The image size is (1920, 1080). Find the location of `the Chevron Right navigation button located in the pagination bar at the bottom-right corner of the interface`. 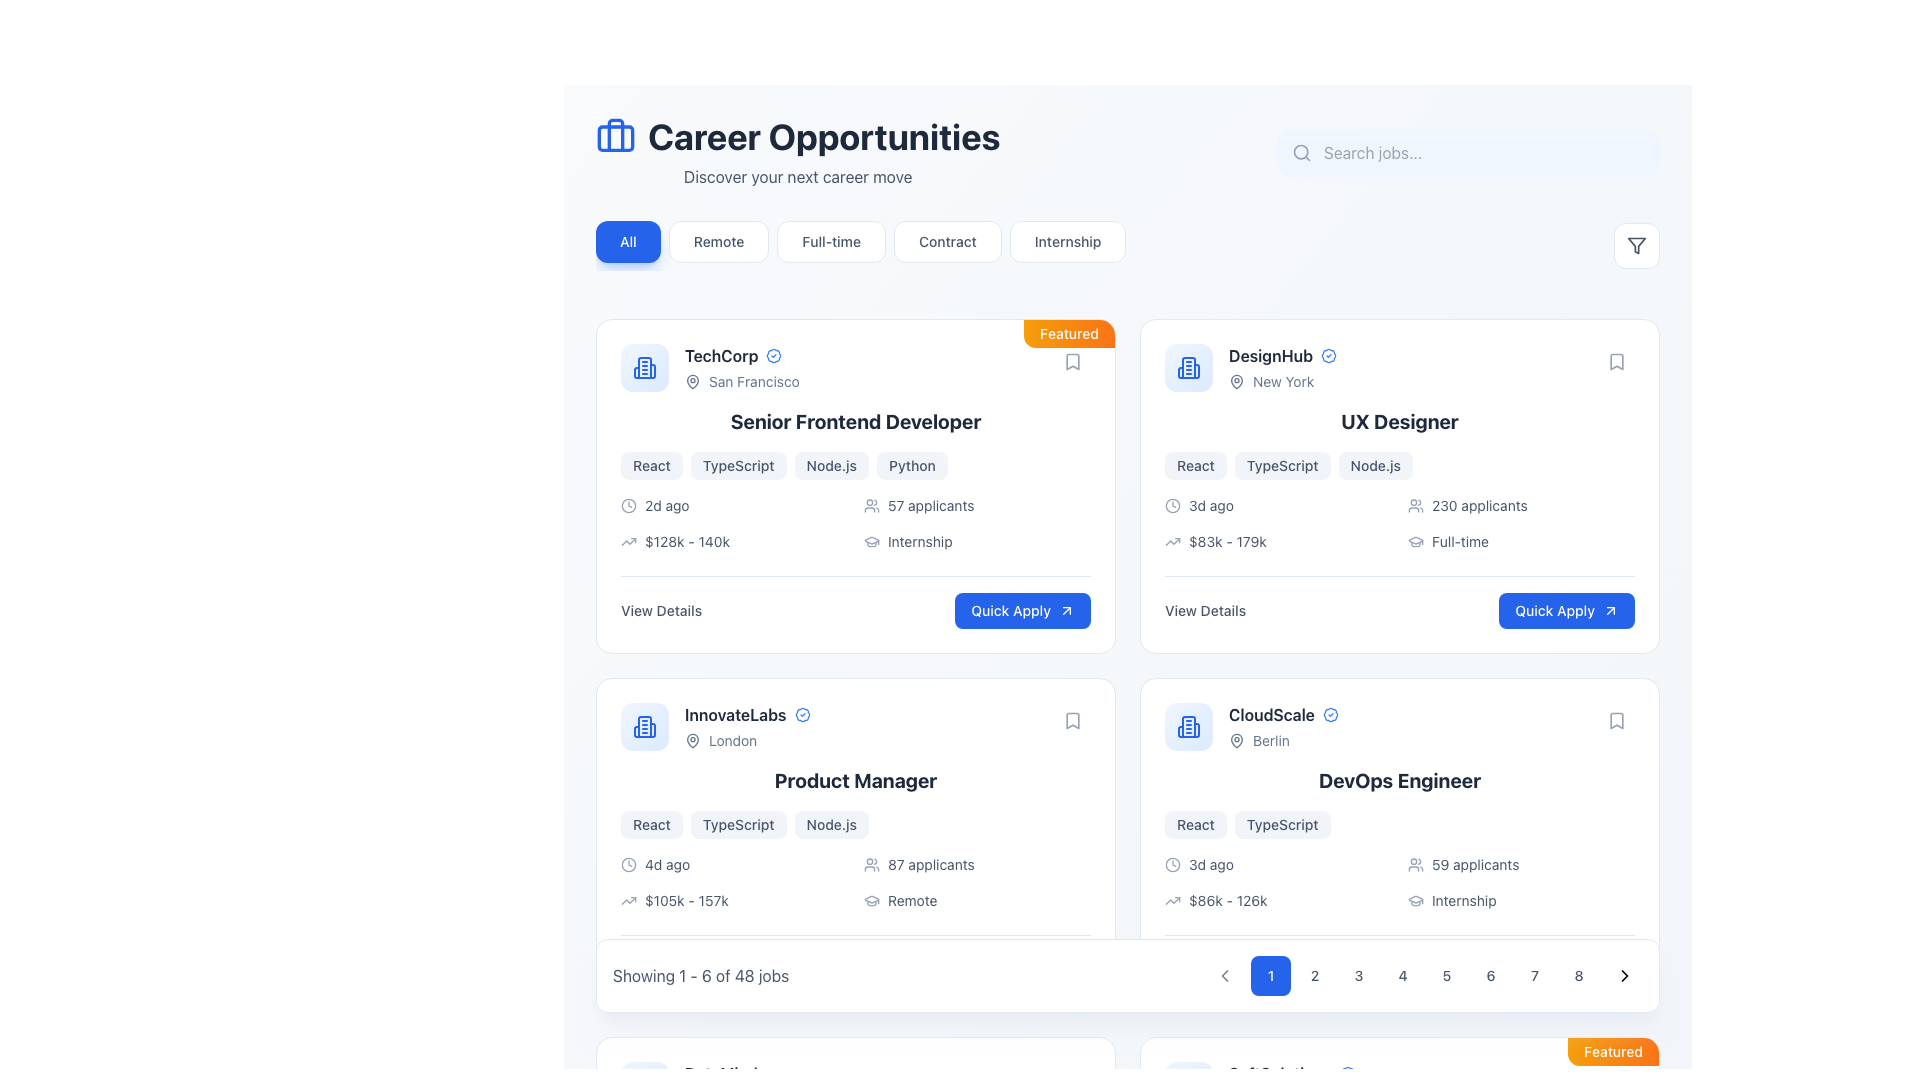

the Chevron Right navigation button located in the pagination bar at the bottom-right corner of the interface is located at coordinates (1625, 974).